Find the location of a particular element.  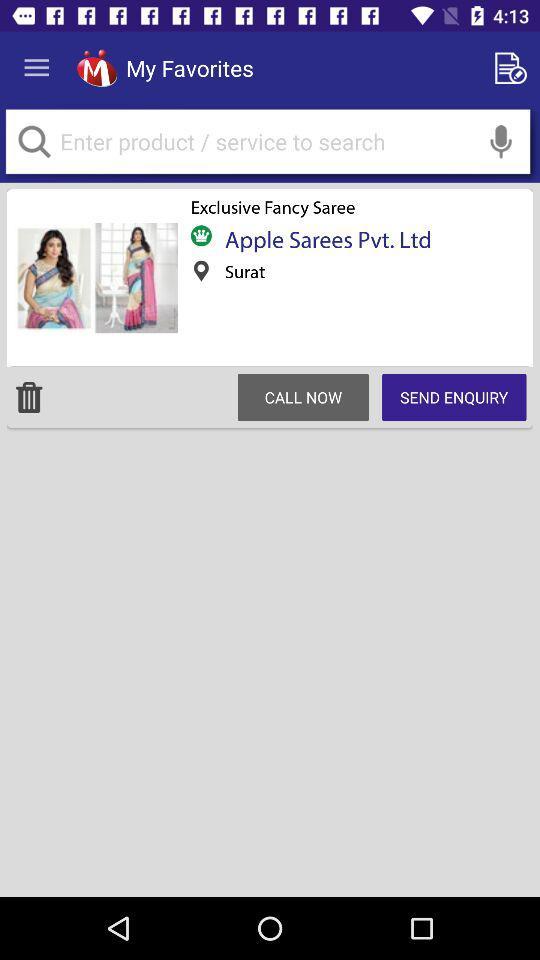

the apple sarees pvt is located at coordinates (321, 239).